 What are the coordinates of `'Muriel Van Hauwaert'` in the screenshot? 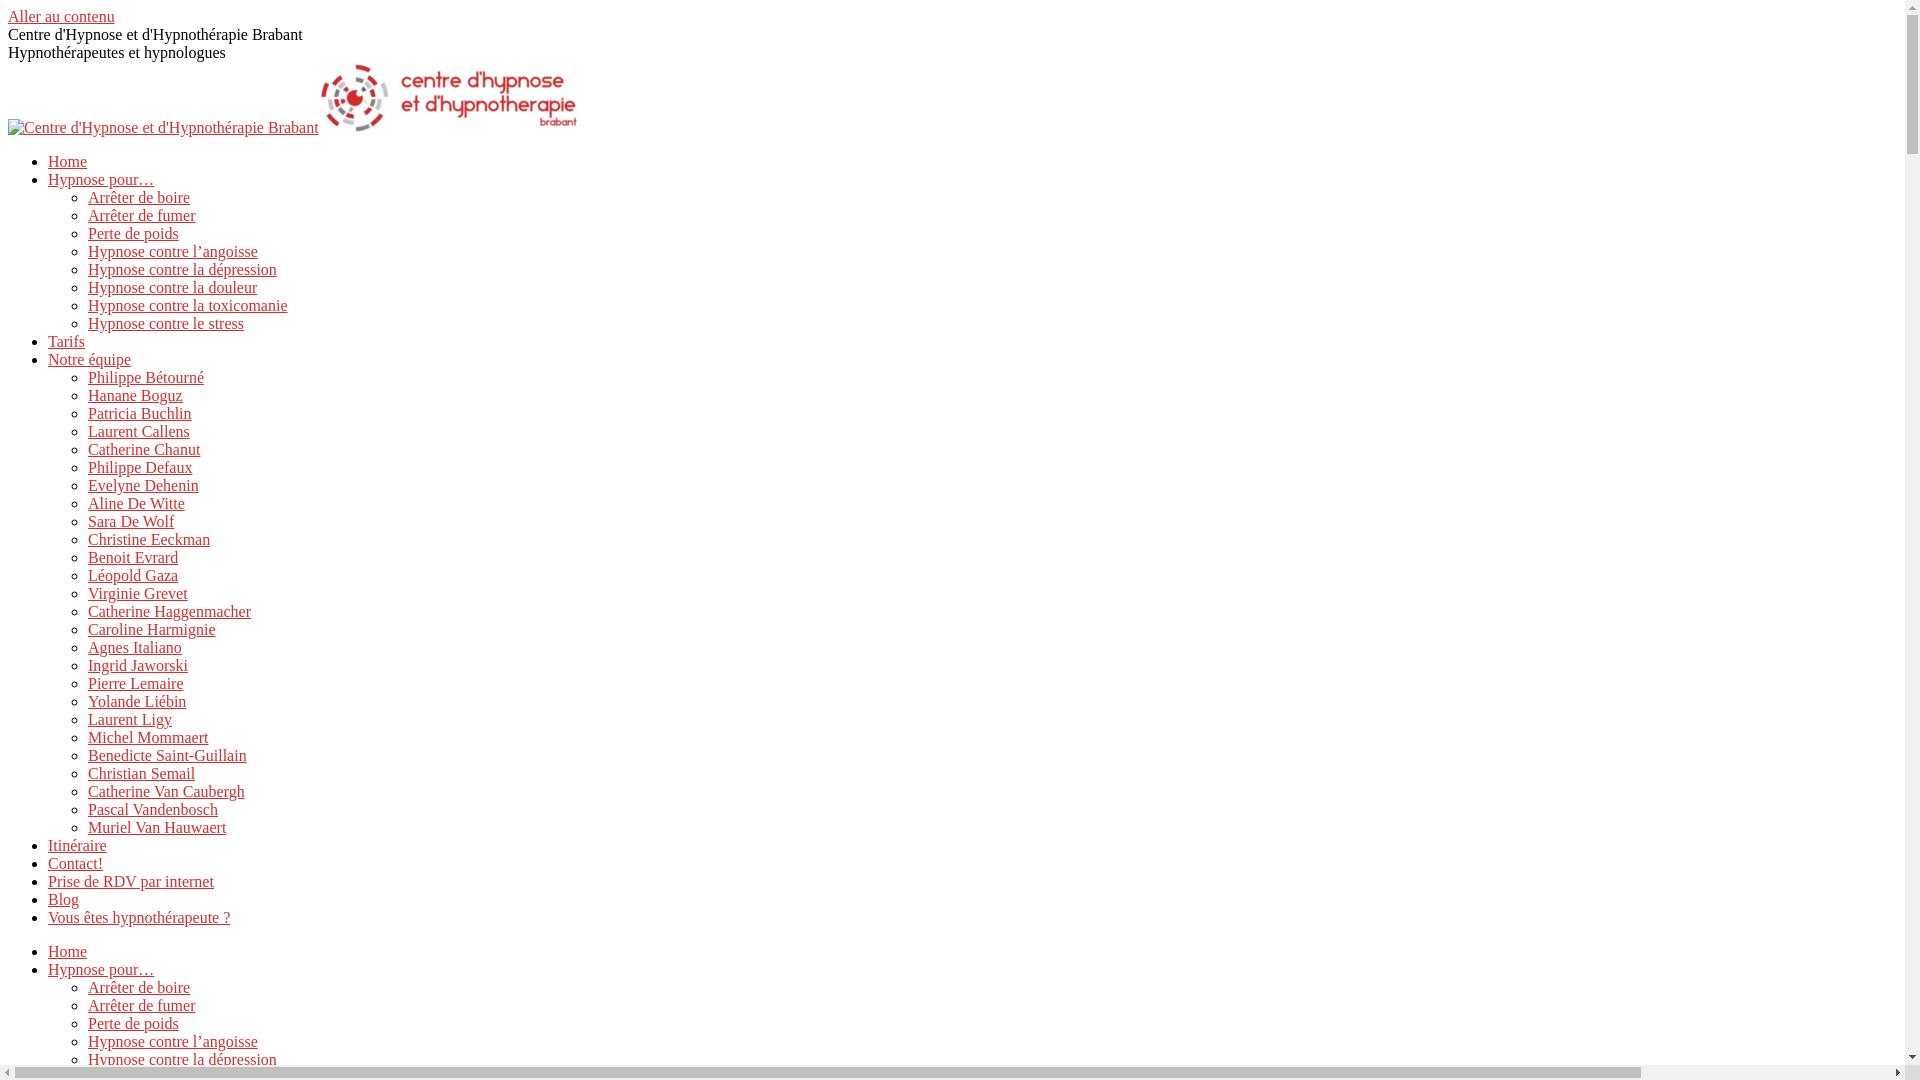 It's located at (156, 827).